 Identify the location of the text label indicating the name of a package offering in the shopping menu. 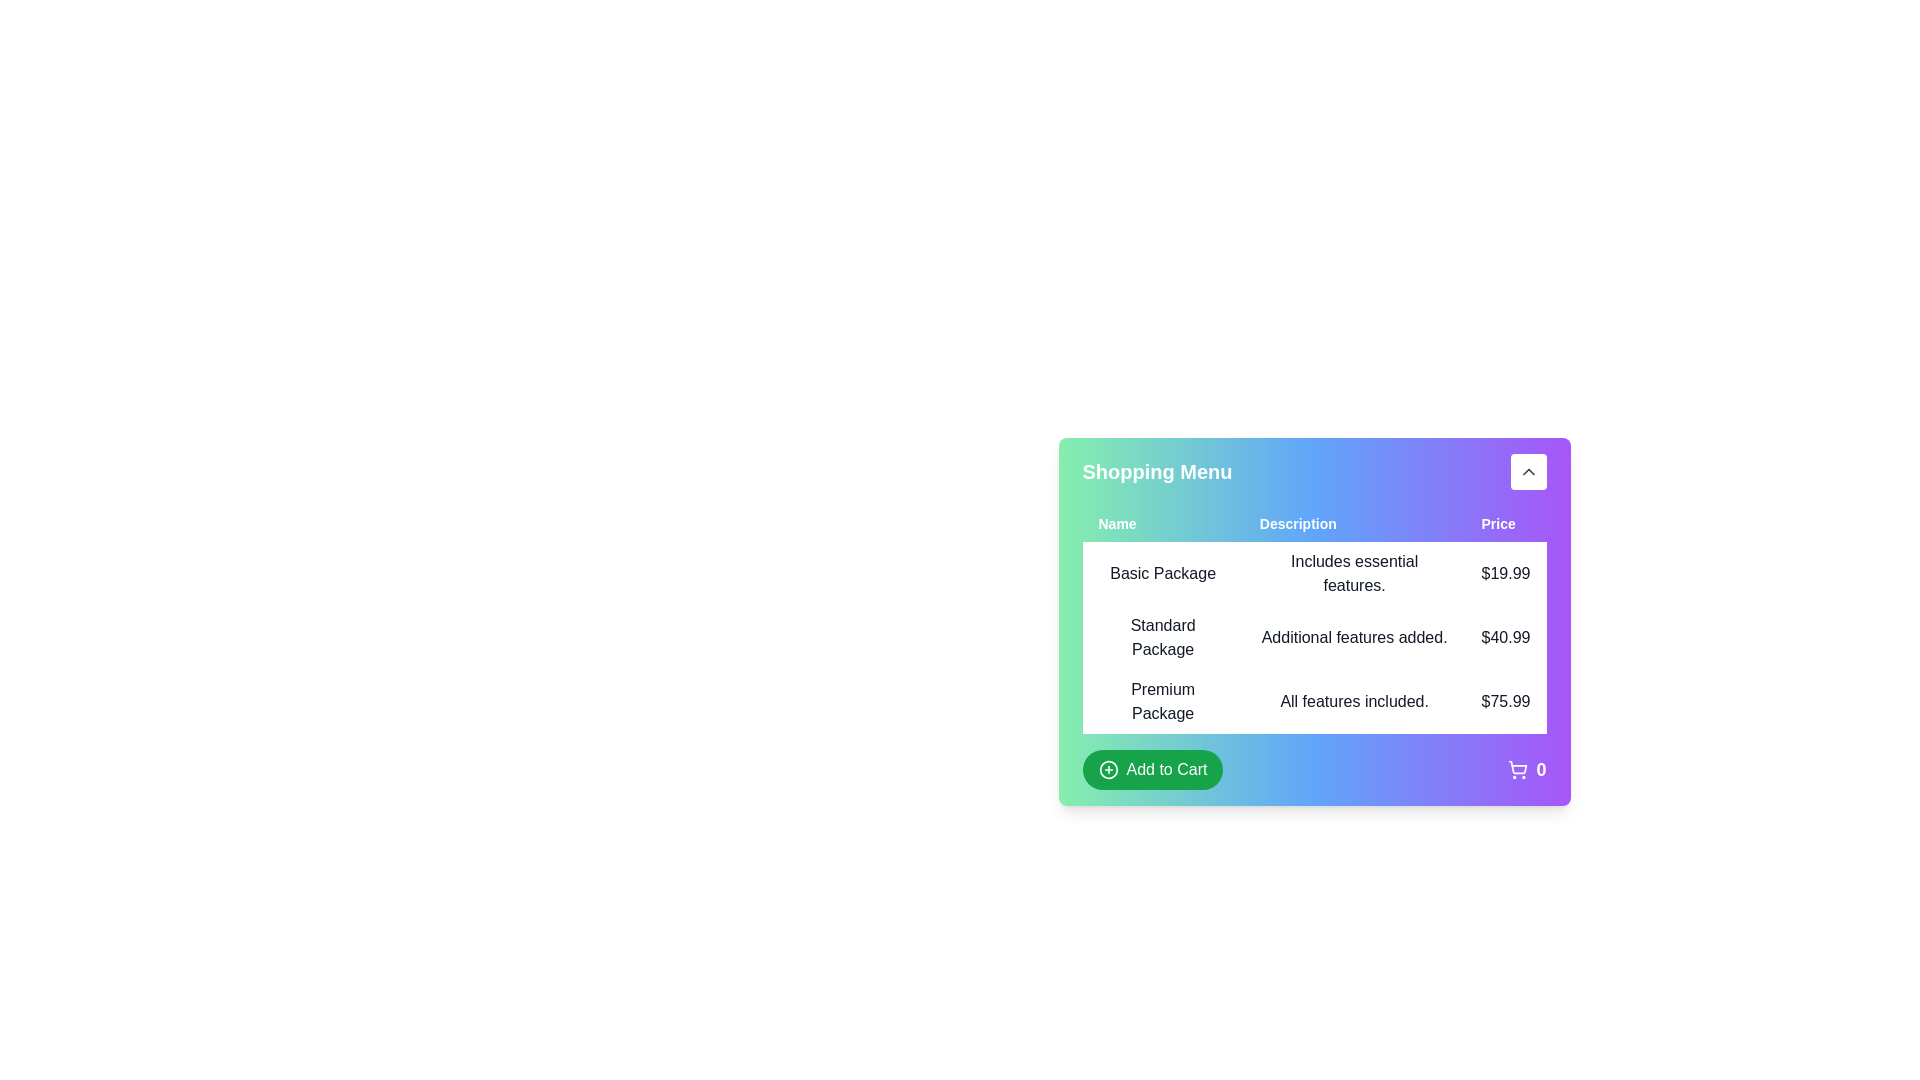
(1163, 701).